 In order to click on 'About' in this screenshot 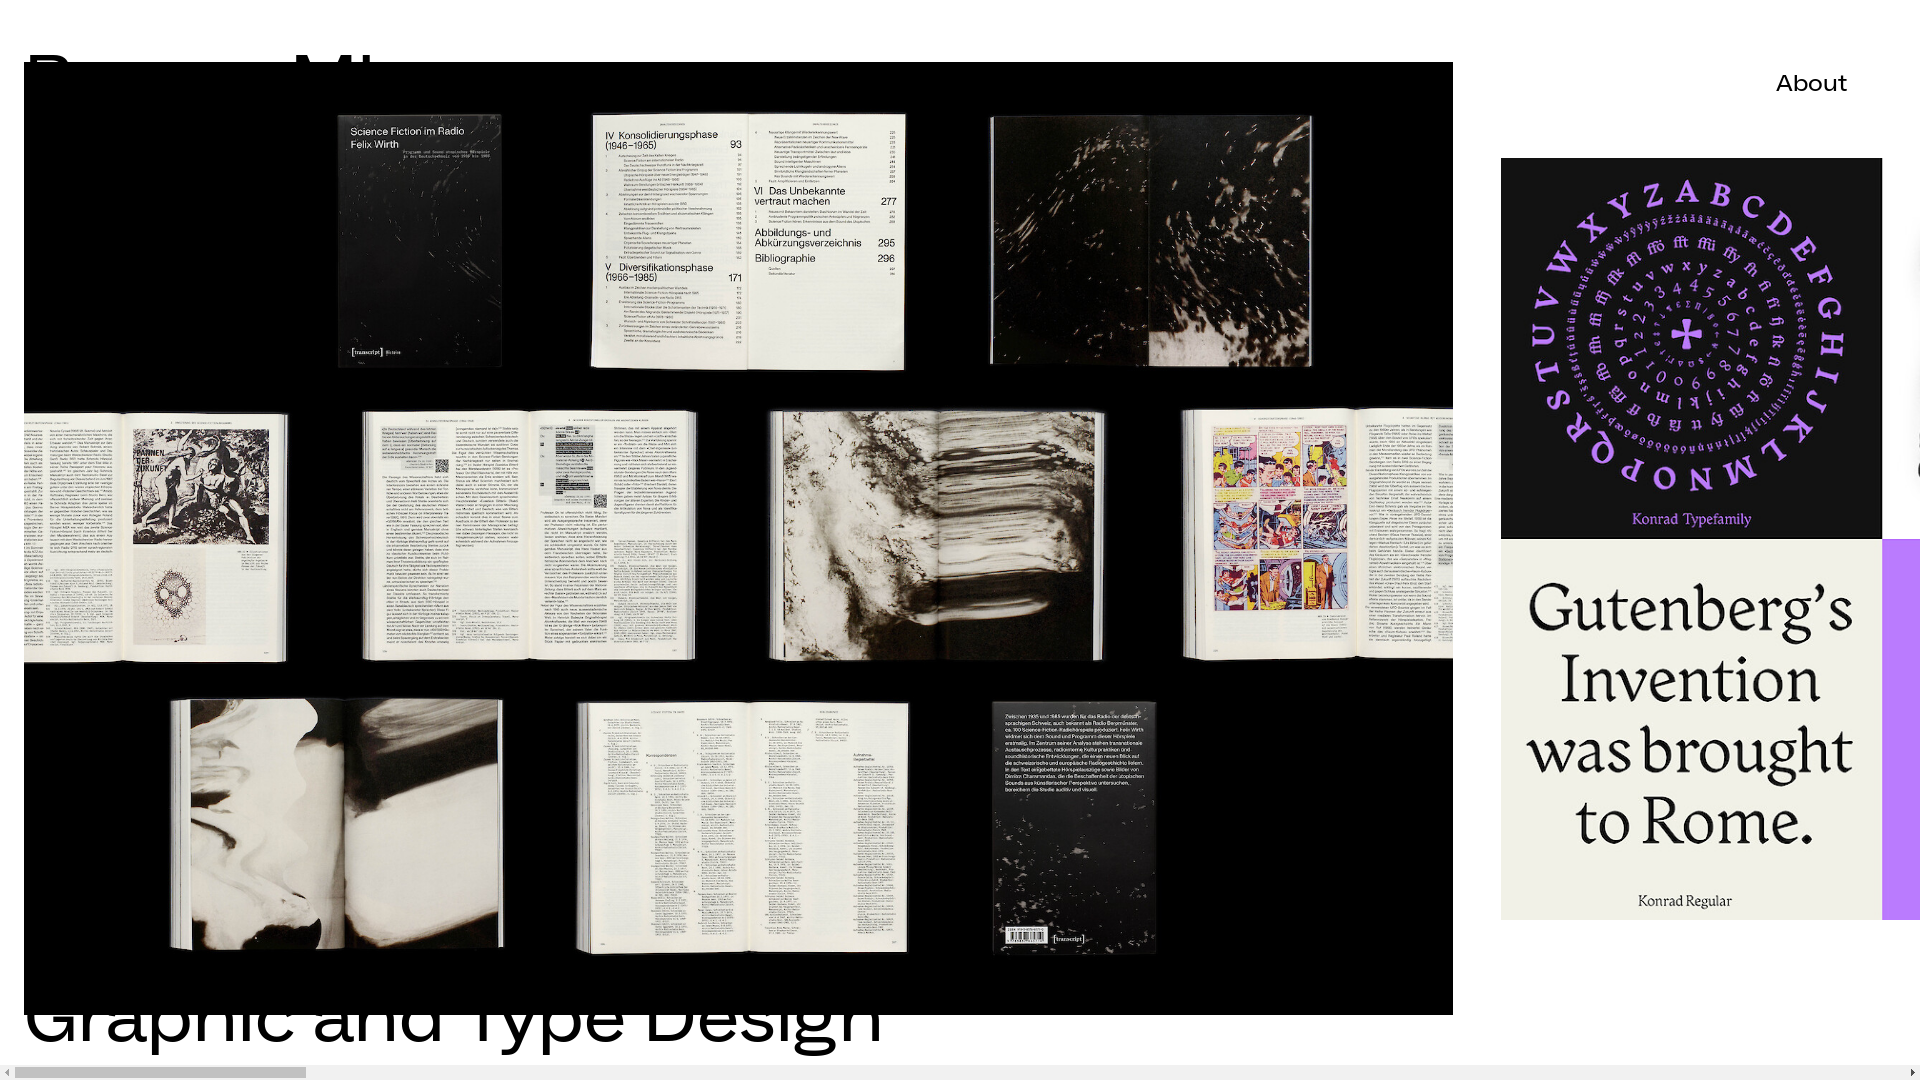, I will do `click(1812, 82)`.